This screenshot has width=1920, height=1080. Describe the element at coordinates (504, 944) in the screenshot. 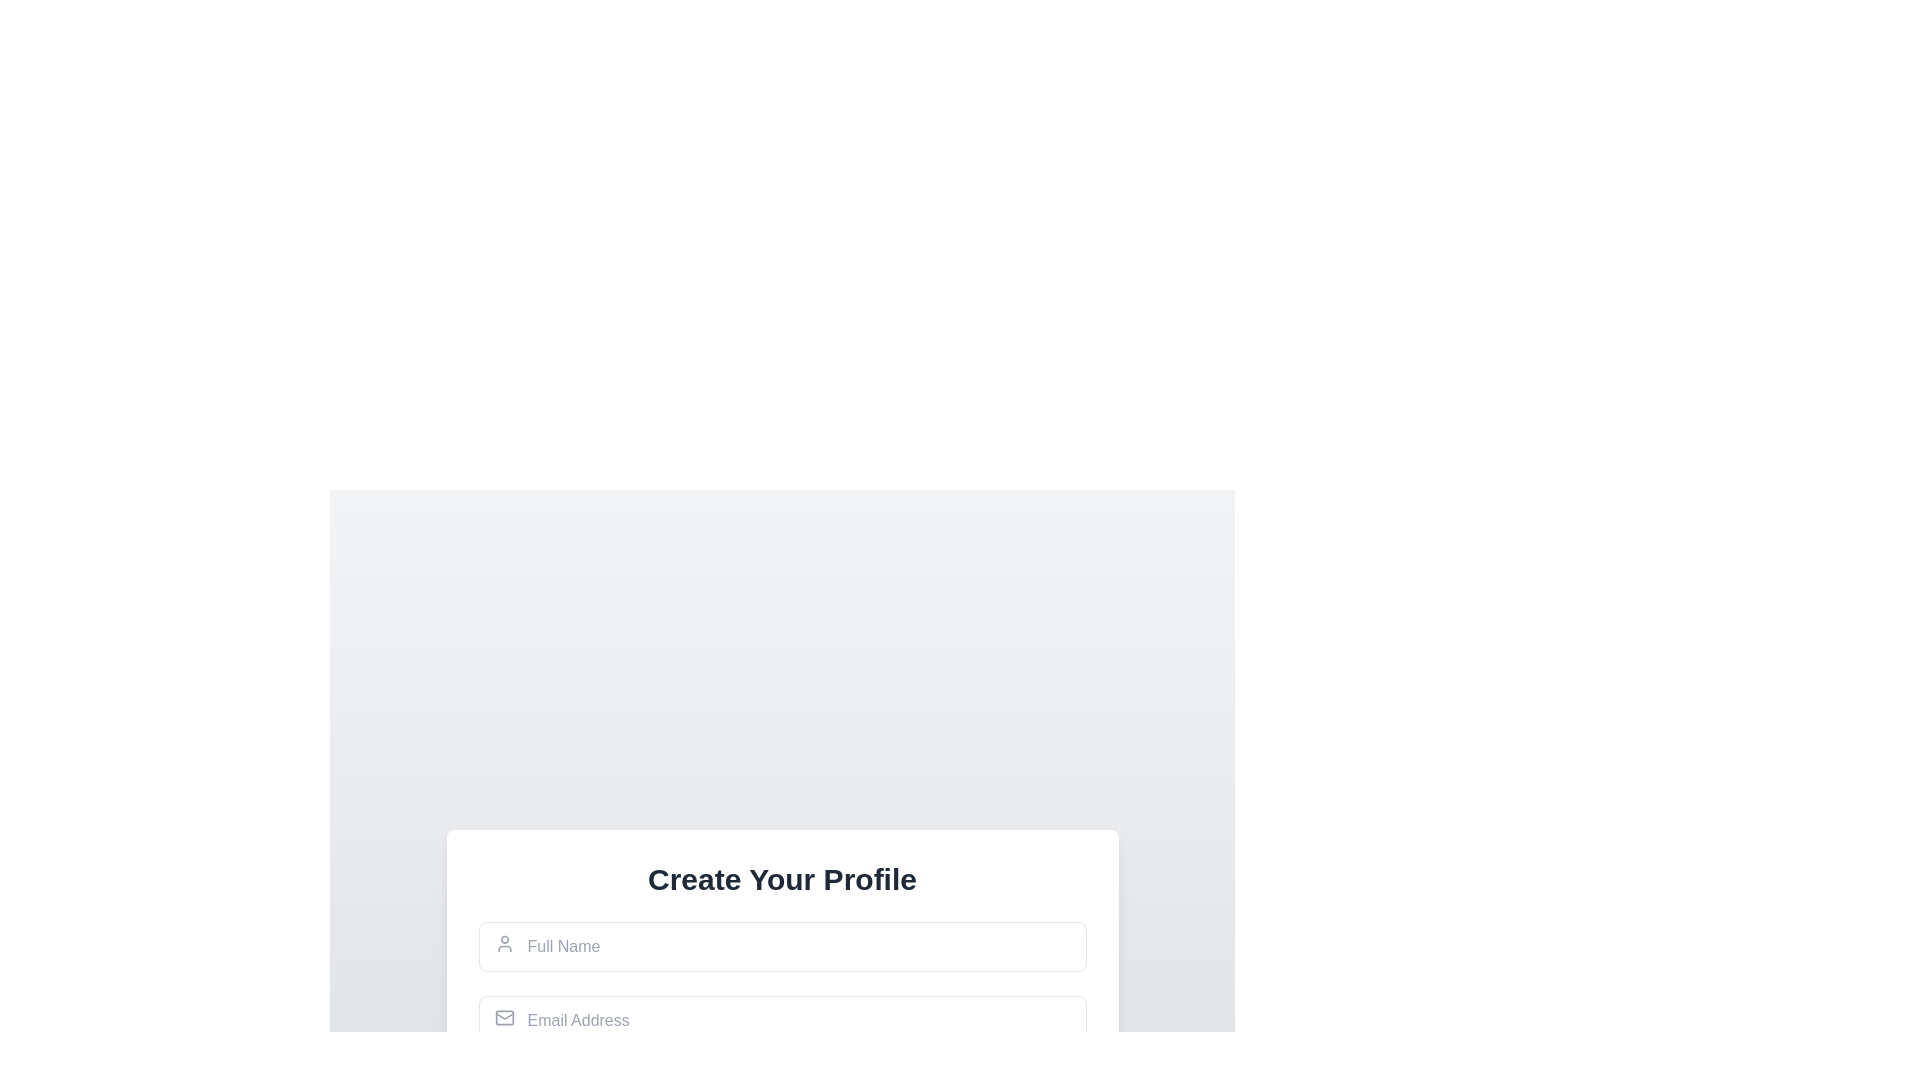

I see `the user profile icon, which resembles the outline of a person and is located at the left boundary inside the 'Full Name' input field in the user profile creation form` at that location.